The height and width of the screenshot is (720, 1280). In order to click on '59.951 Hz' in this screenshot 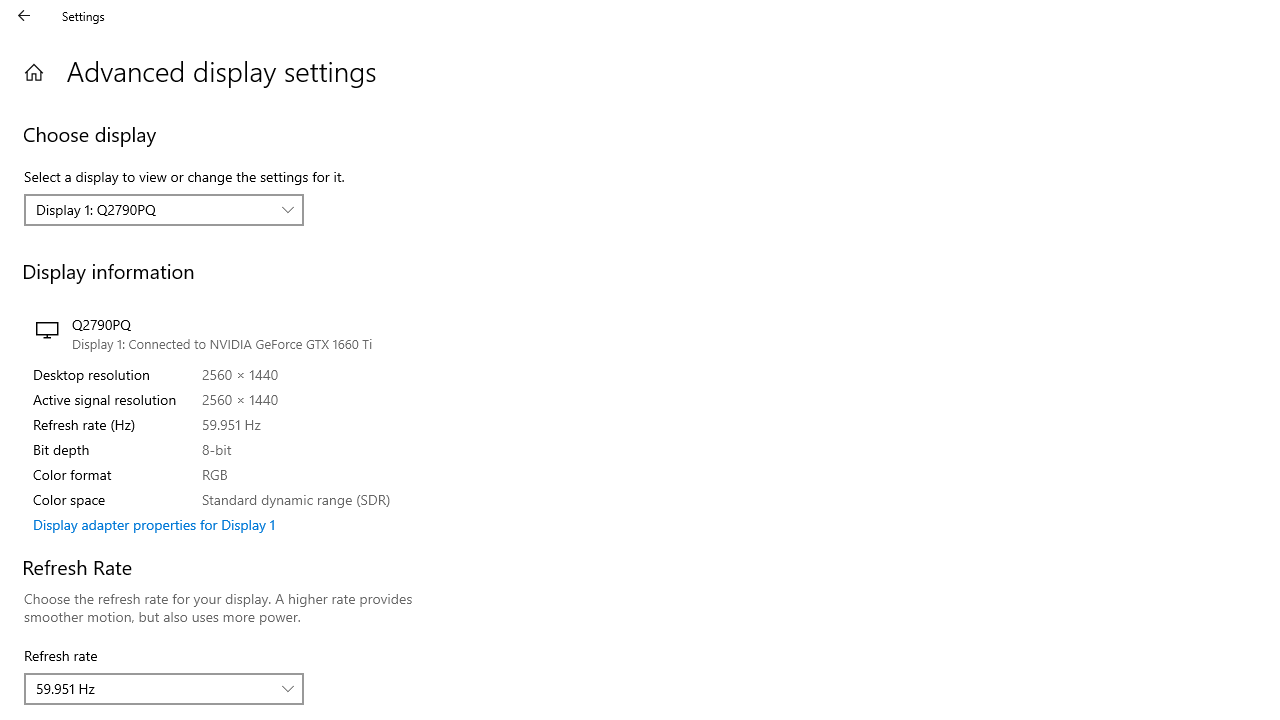, I will do `click(152, 687)`.